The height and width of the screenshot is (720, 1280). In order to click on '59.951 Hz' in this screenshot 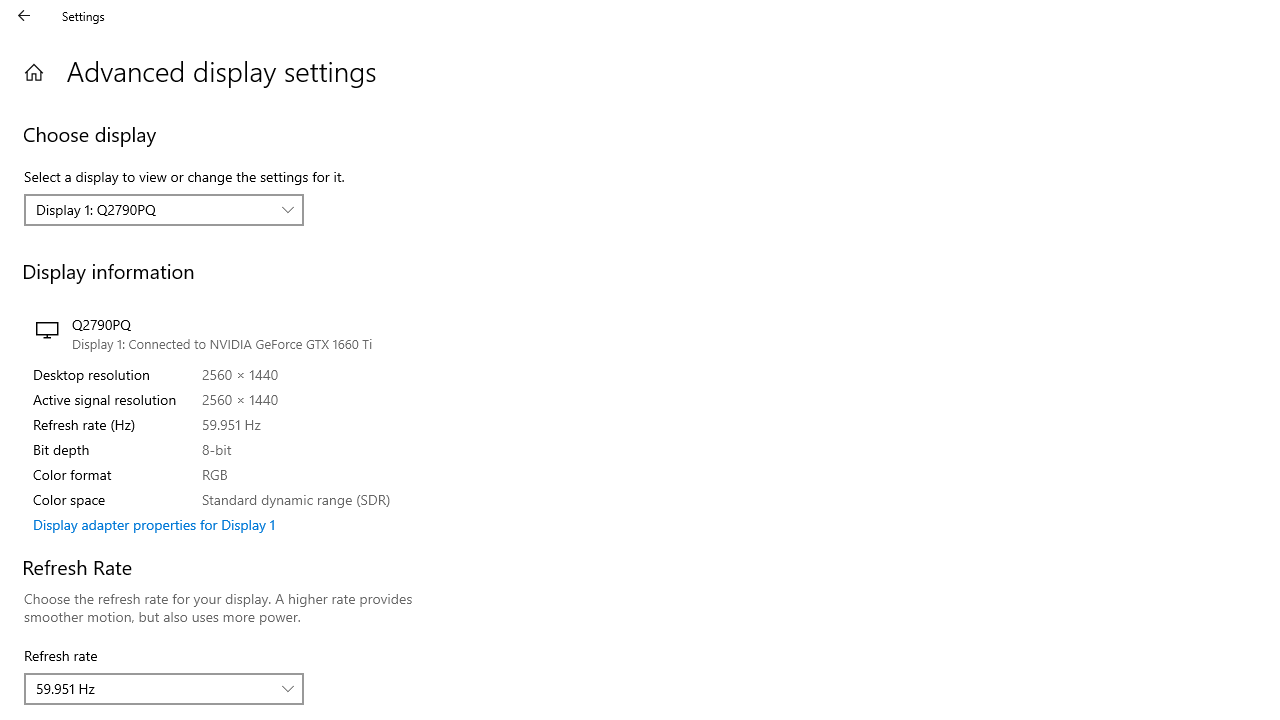, I will do `click(152, 687)`.